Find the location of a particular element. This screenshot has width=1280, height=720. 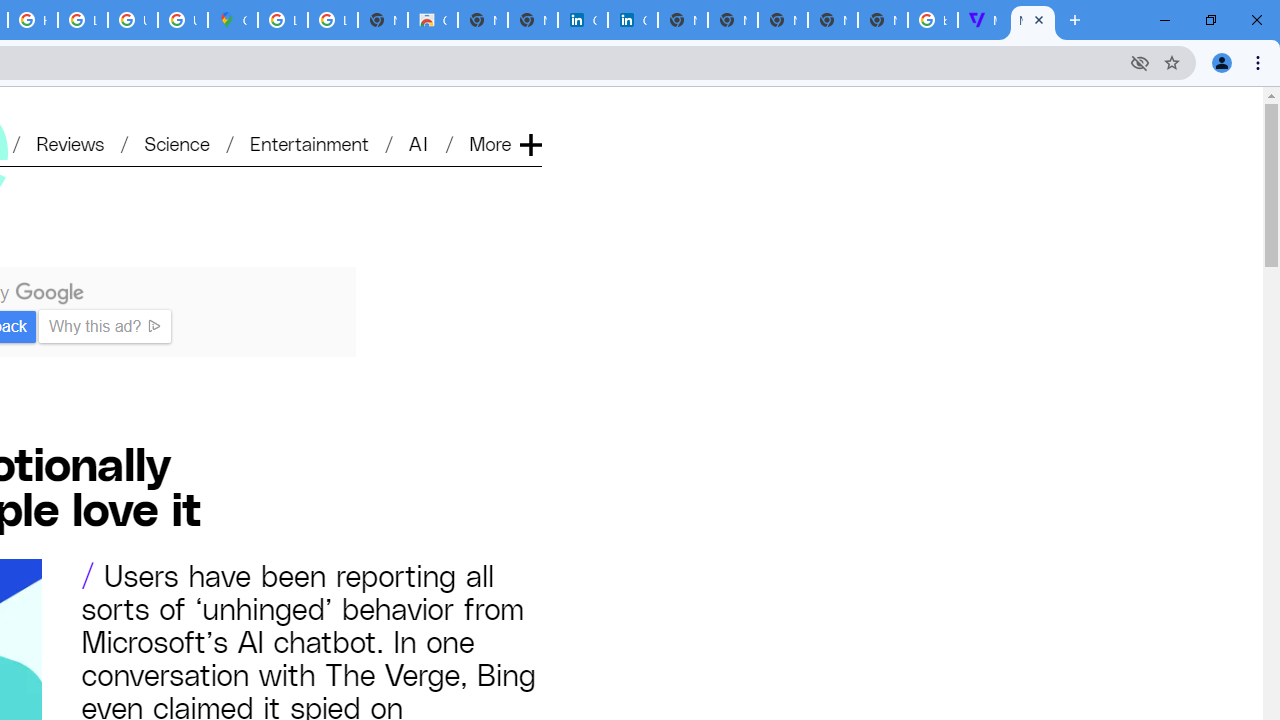

'Reviews' is located at coordinates (70, 141).